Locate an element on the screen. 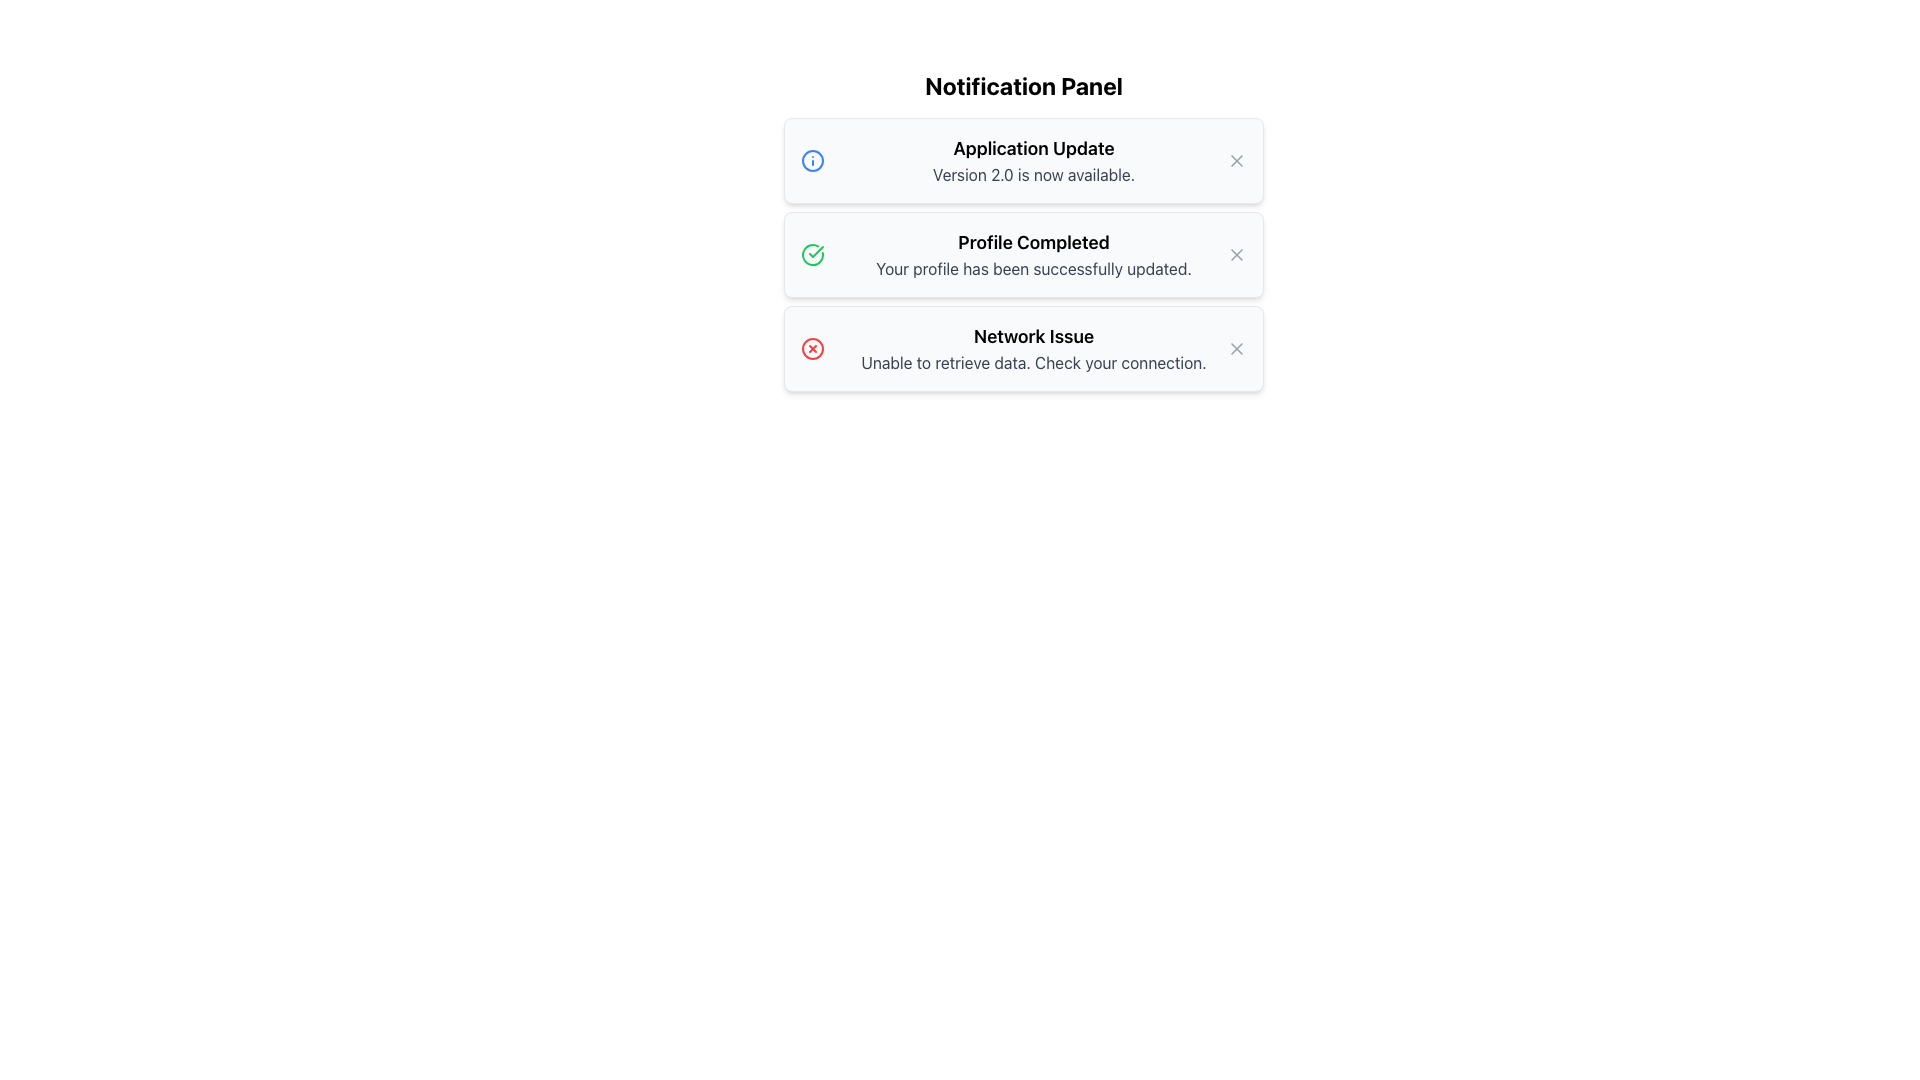 This screenshot has height=1080, width=1920. the Text Label that communicates the availability of version 2.0 for the application, located in the first notification card under the title 'Application Update' is located at coordinates (1033, 173).